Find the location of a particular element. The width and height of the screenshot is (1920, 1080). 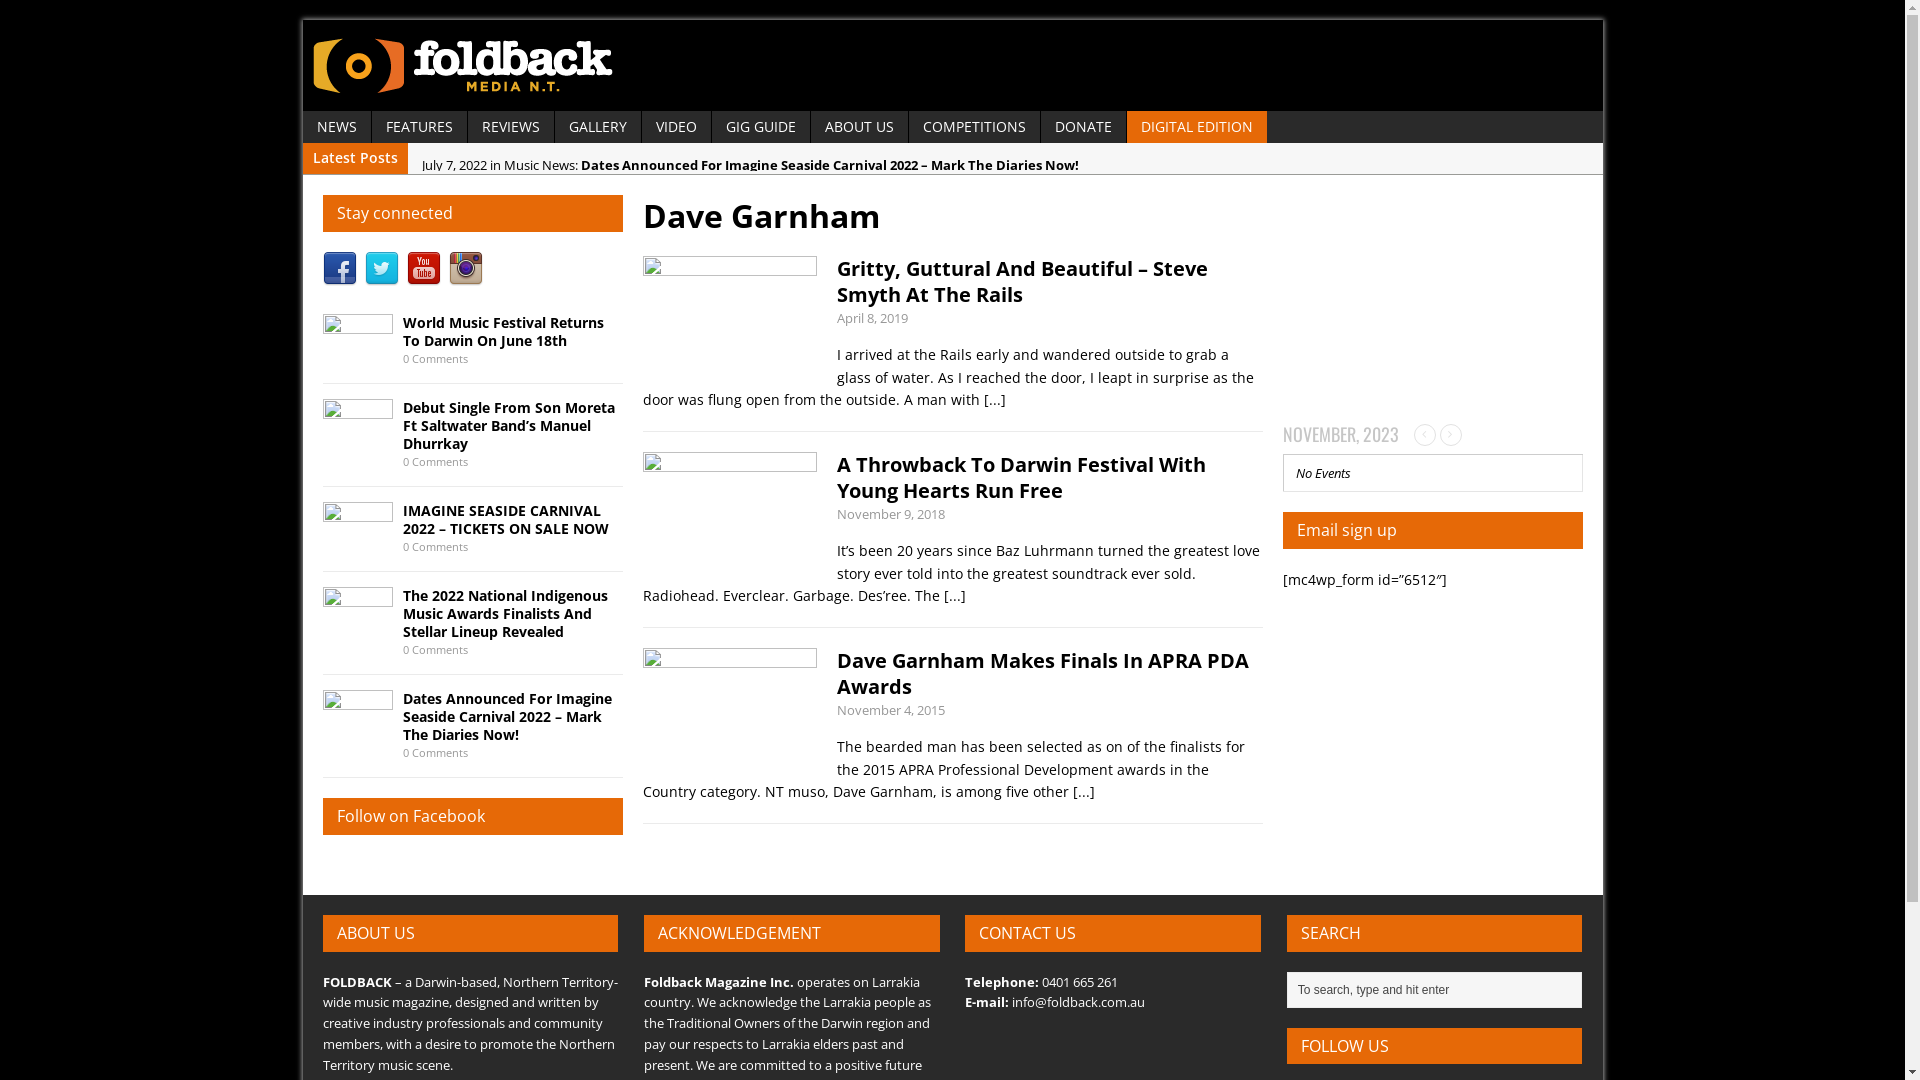

'GALLERY' is located at coordinates (595, 127).